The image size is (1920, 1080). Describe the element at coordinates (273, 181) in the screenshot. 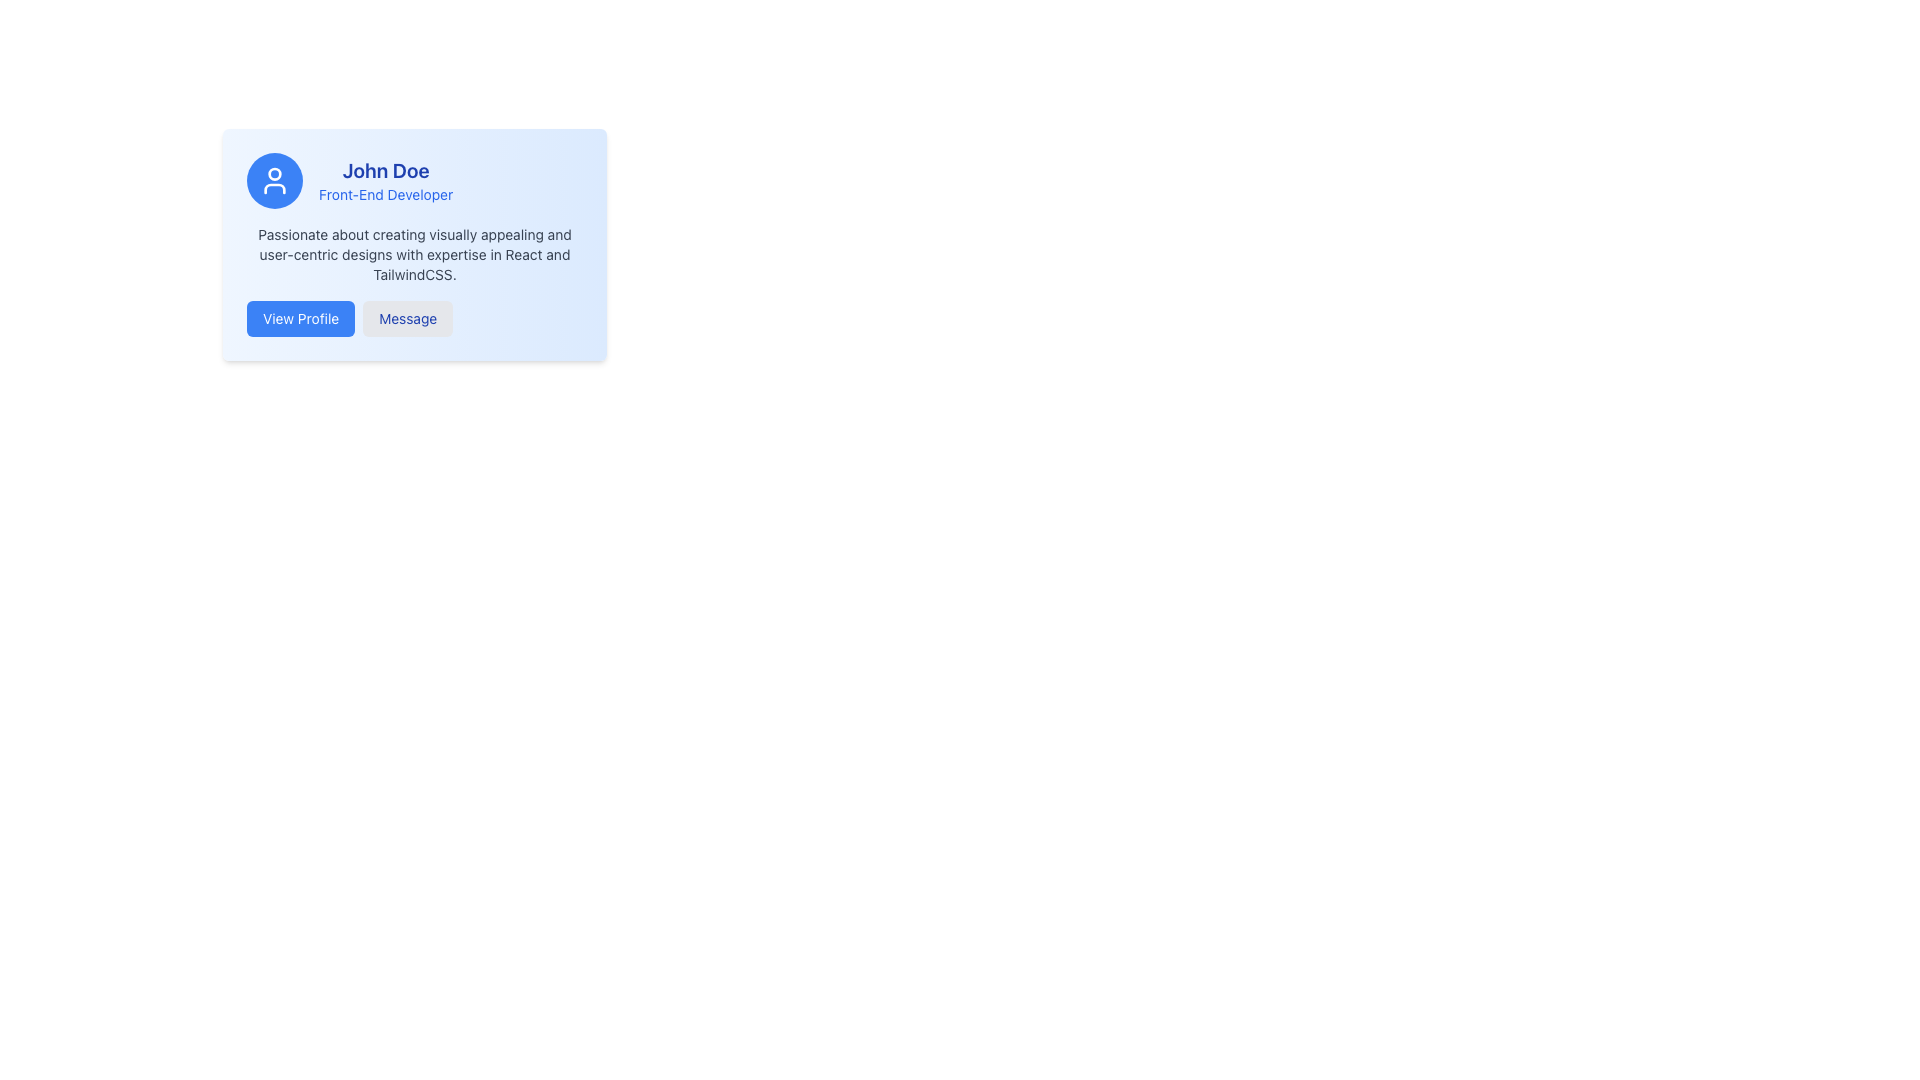

I see `the circular user profile icon featuring a white minimalist glyph on a blue background, located on the leftmost side of the layout, aligned with the text 'John Doe' and 'Front-End Developer'` at that location.